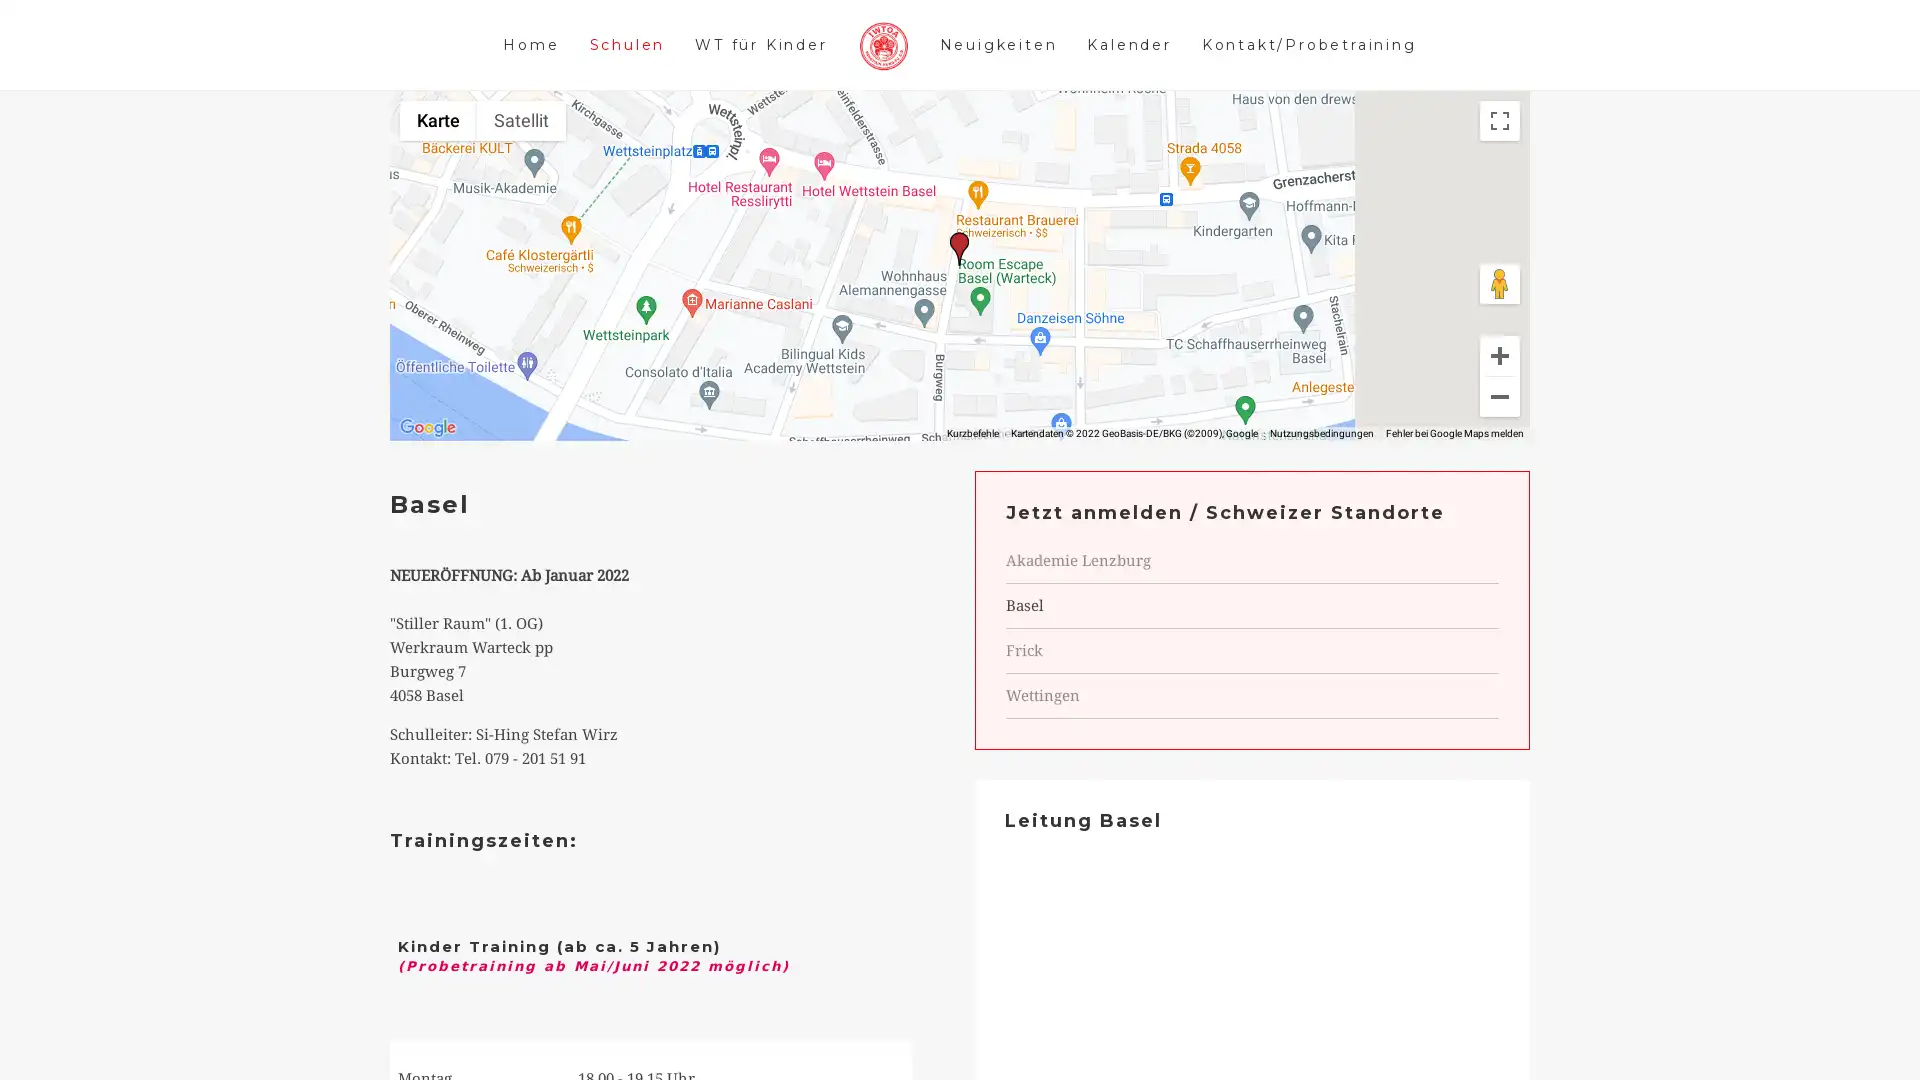 The width and height of the screenshot is (1920, 1080). Describe the element at coordinates (1499, 426) in the screenshot. I see `Verkleinern` at that location.